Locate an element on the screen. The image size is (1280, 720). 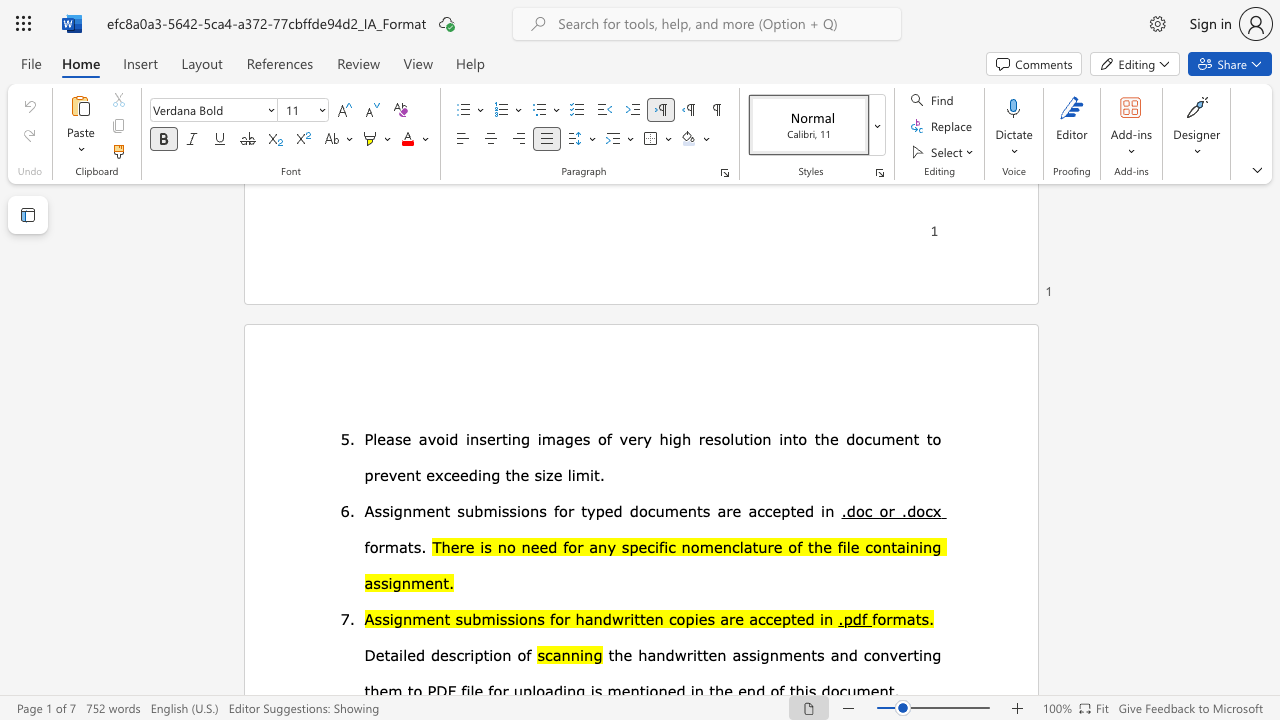
the subset text "nt e" within the text "vent exceeding" is located at coordinates (405, 474).